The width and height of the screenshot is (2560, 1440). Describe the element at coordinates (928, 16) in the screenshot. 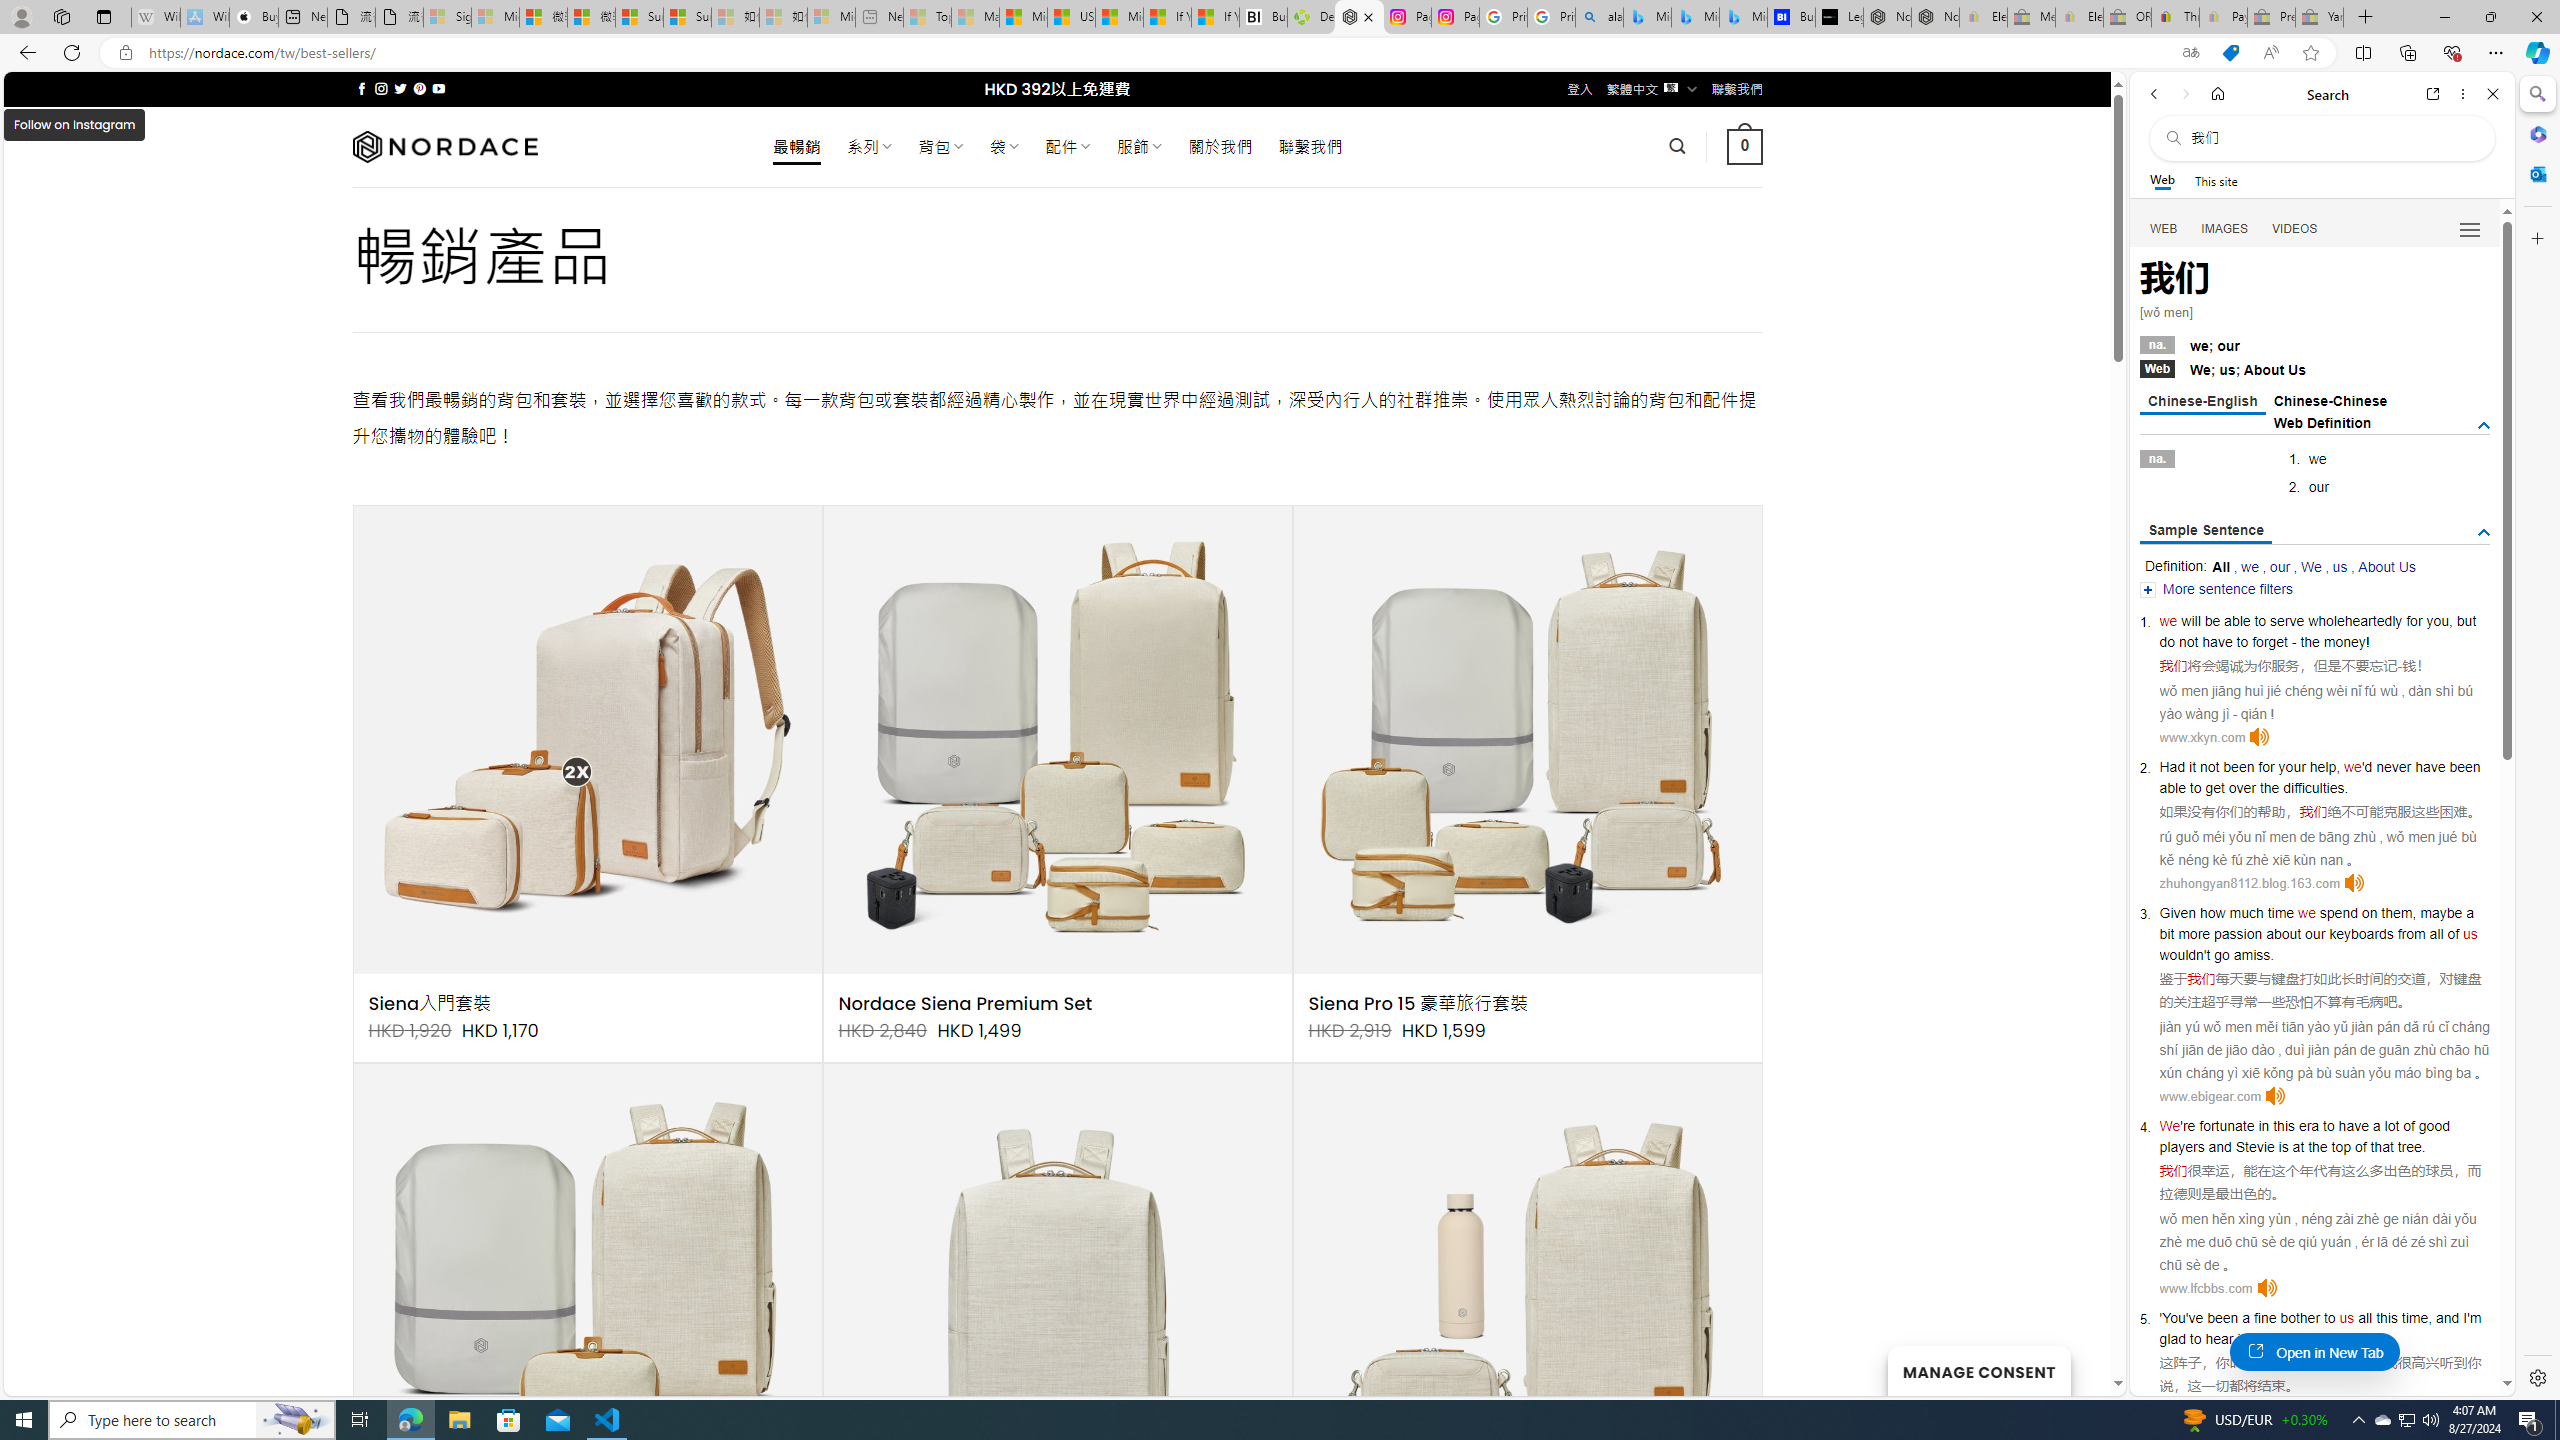

I see `'Top Stories - MSN - Sleeping'` at that location.